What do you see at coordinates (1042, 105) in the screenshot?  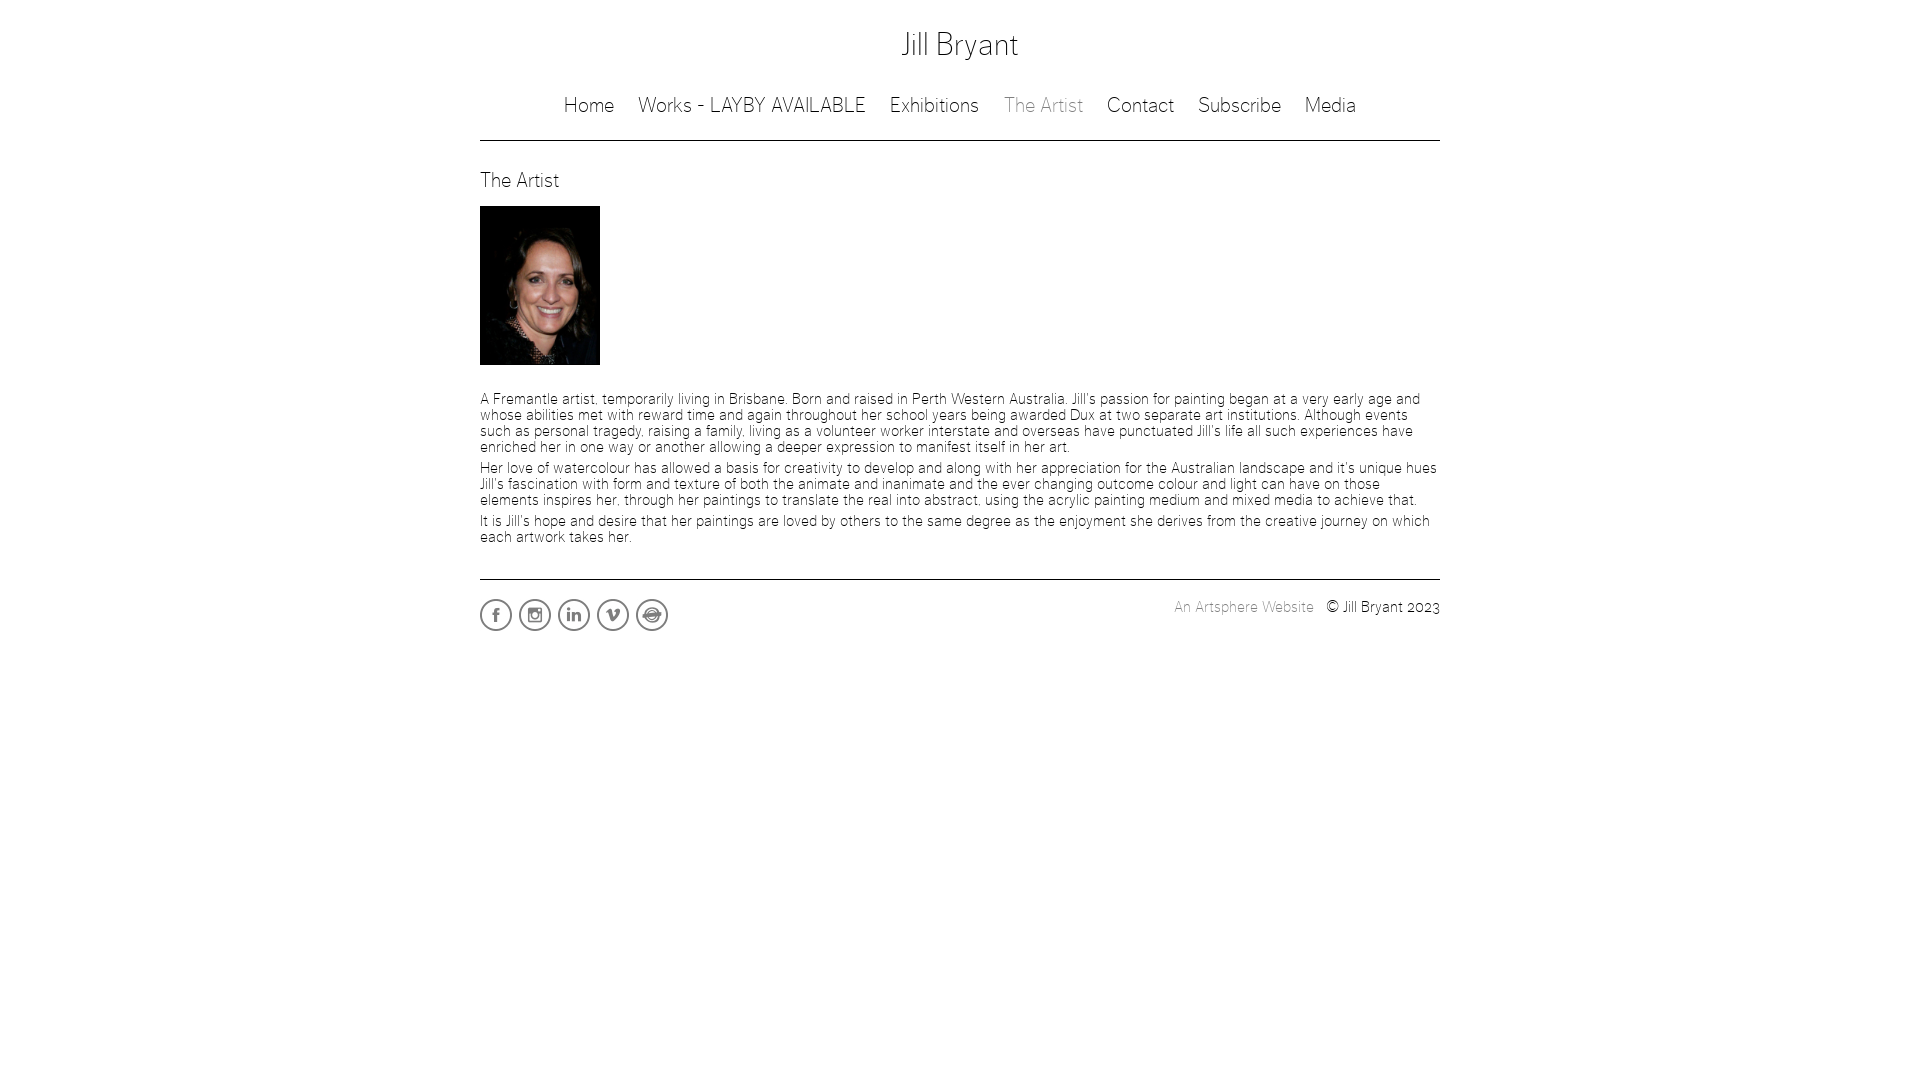 I see `'The Artist'` at bounding box center [1042, 105].